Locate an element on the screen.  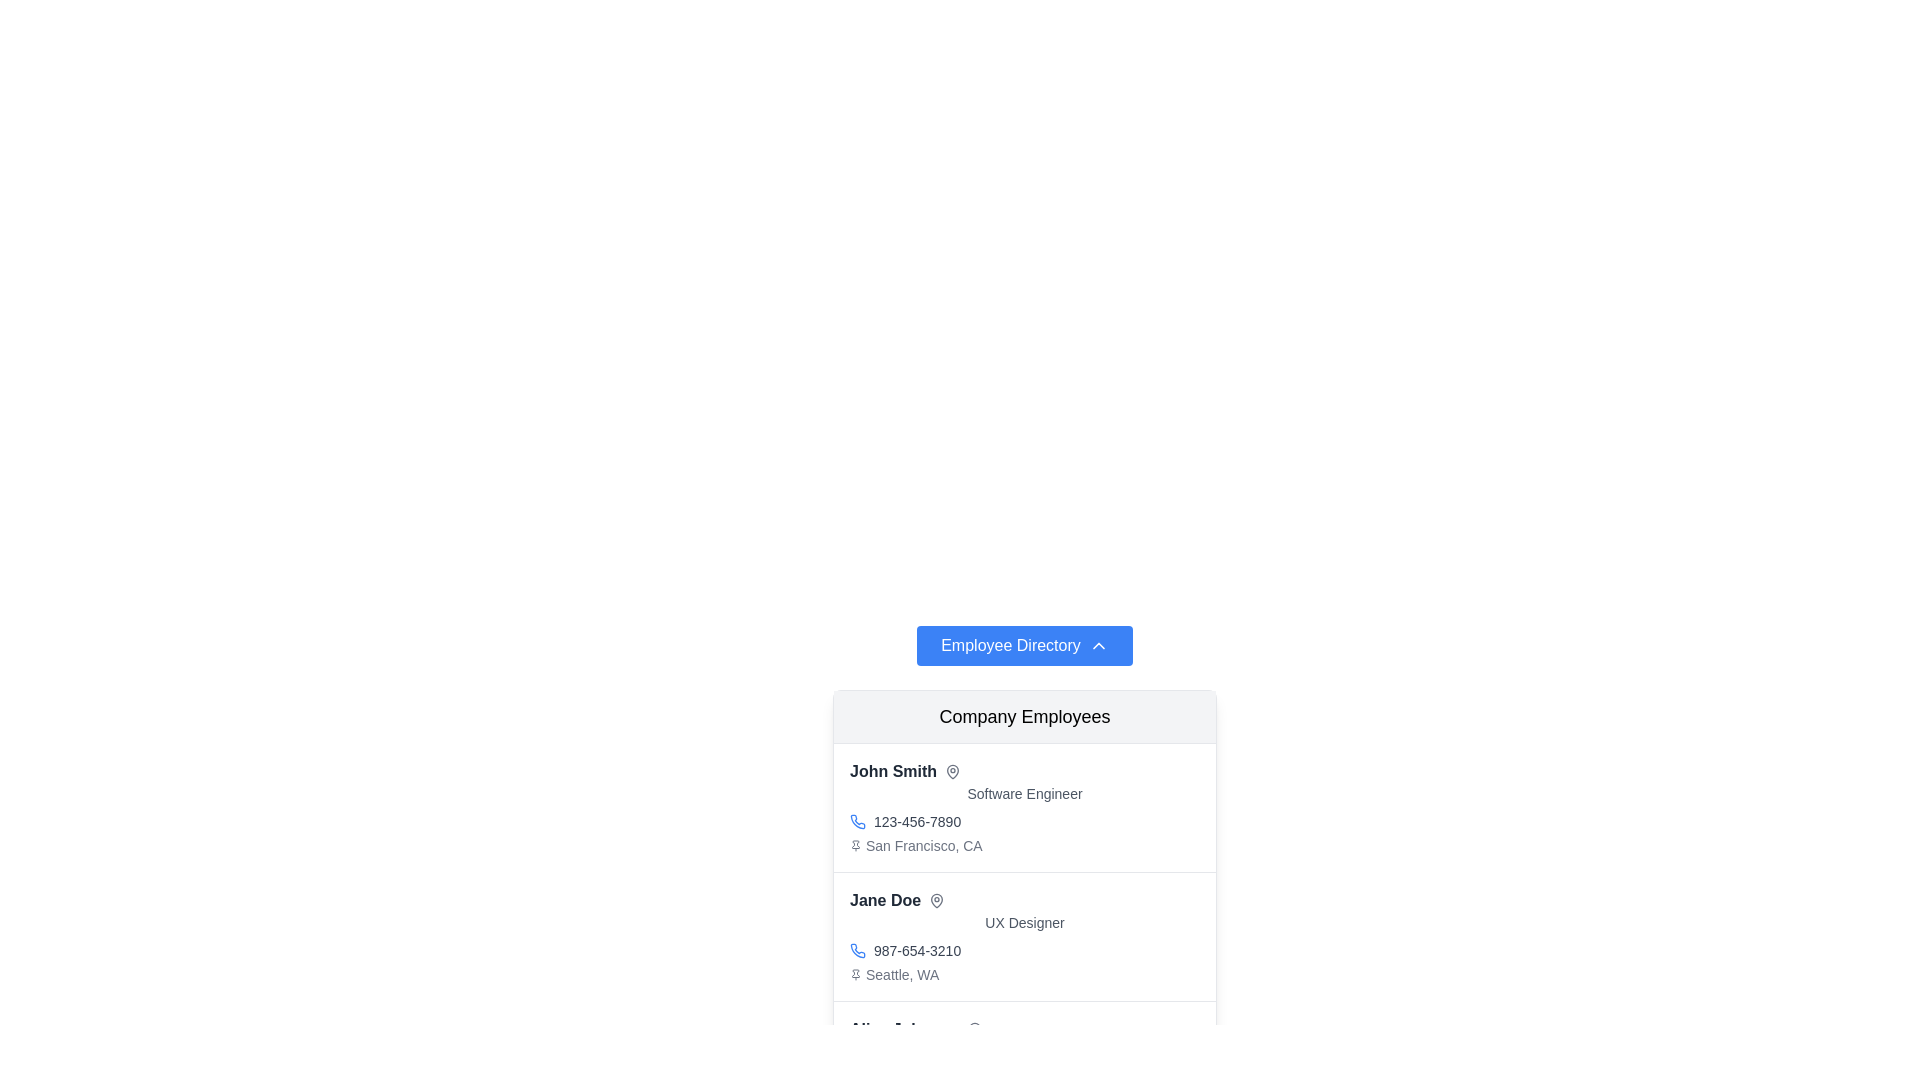
the phone icon located next to the phone number under the first employee's details in the 'Company Employees' section is located at coordinates (858, 821).